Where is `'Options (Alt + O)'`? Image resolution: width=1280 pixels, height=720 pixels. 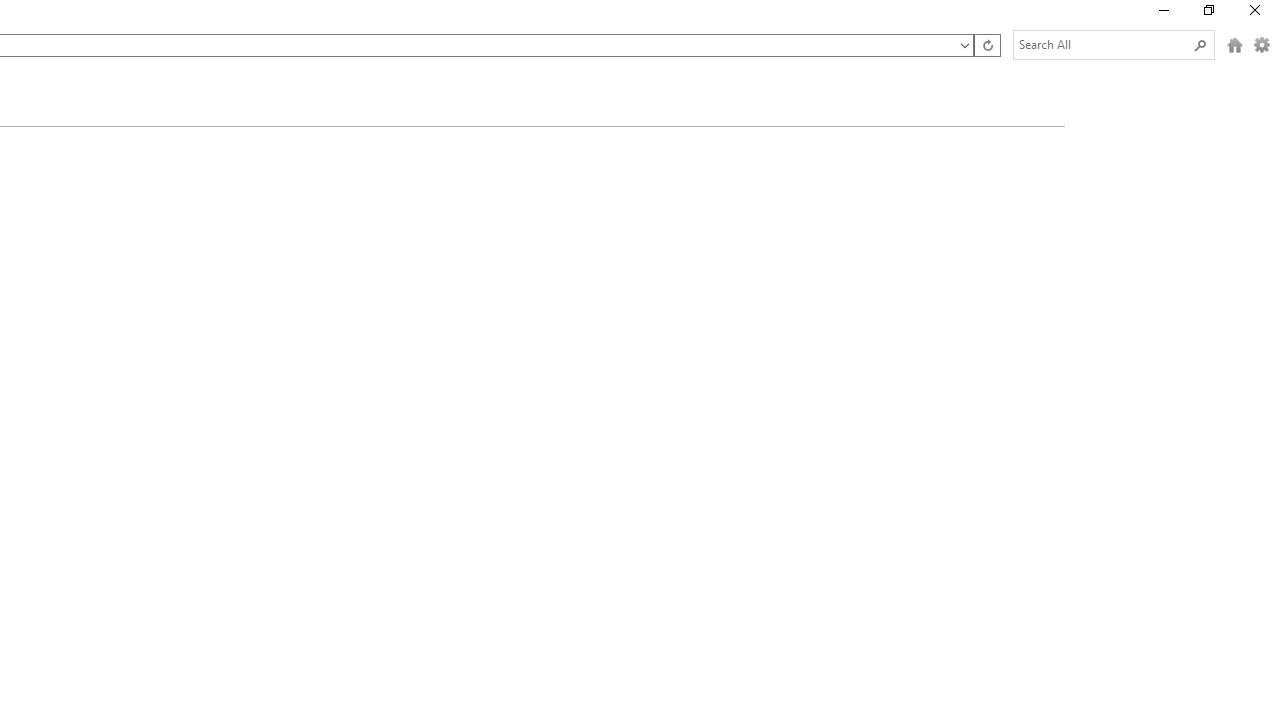 'Options (Alt + O)' is located at coordinates (1261, 45).